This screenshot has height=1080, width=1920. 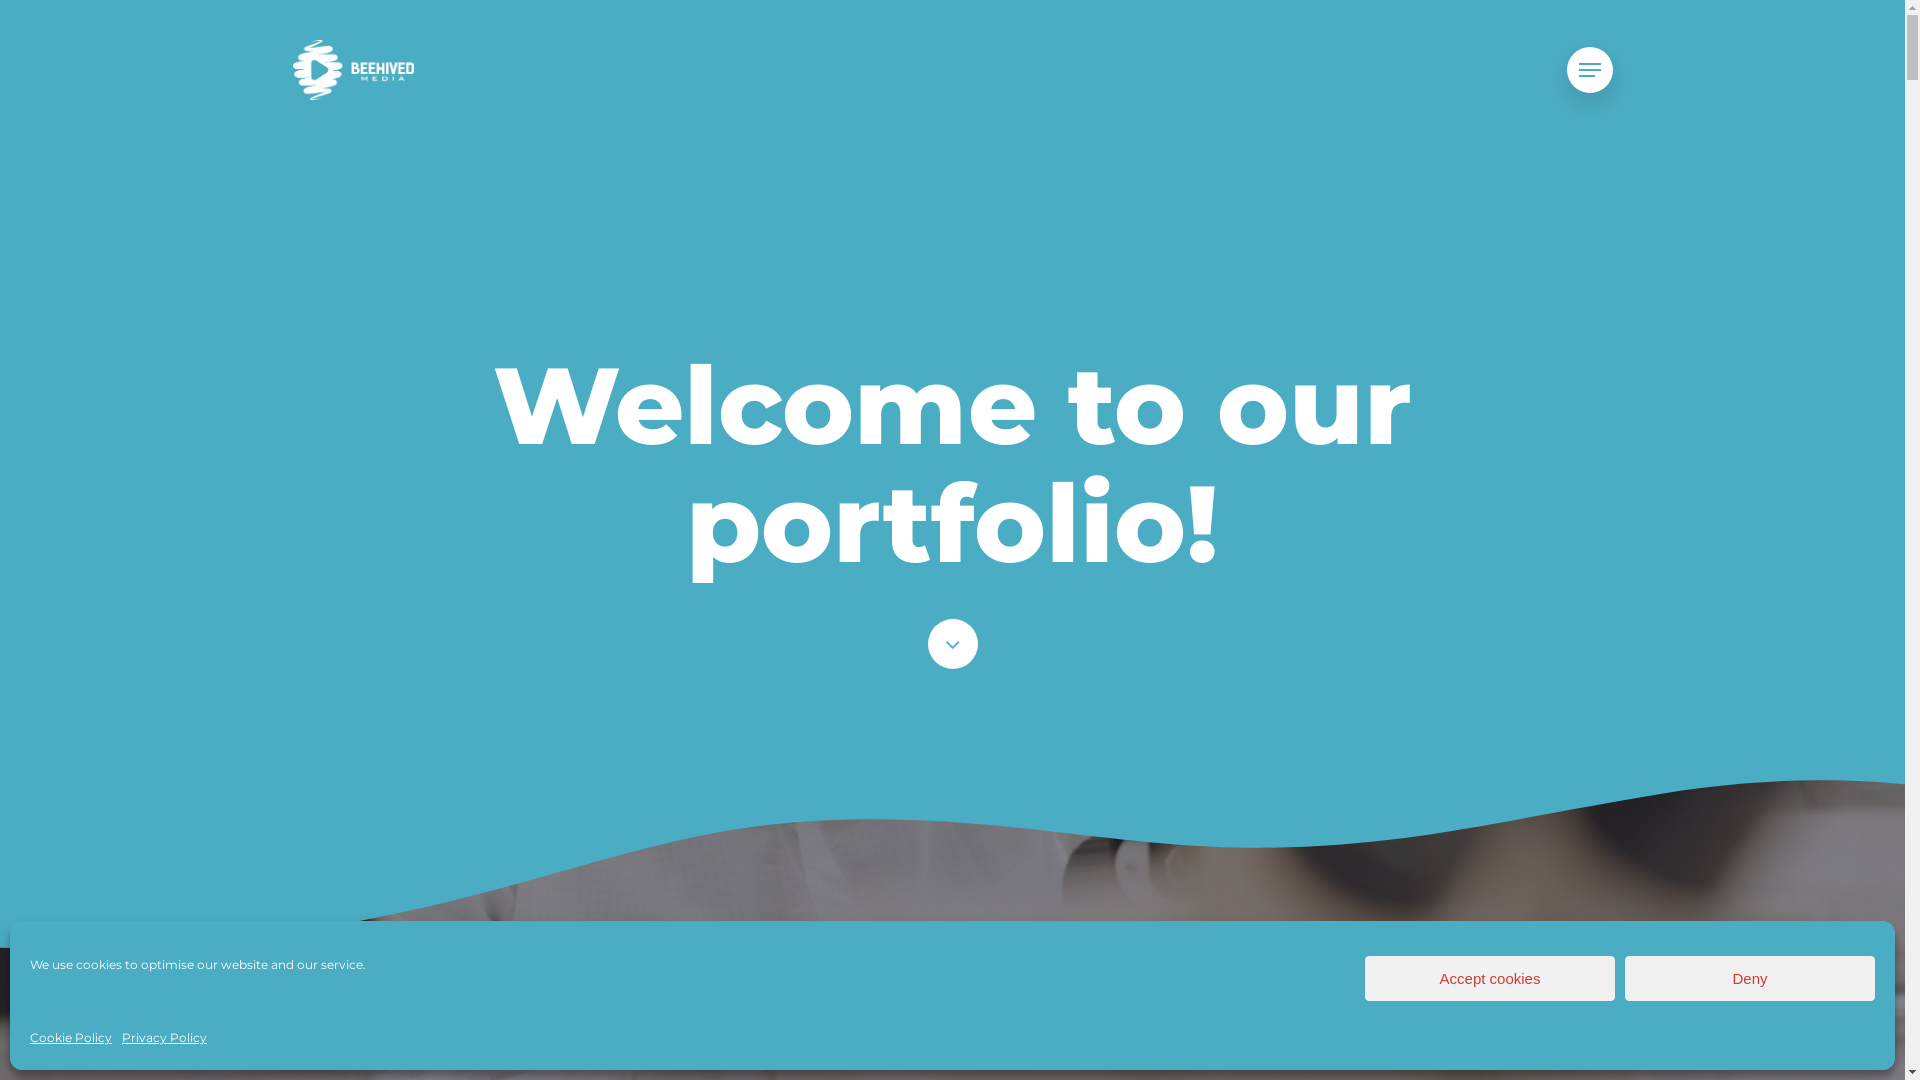 What do you see at coordinates (1564, 69) in the screenshot?
I see `'Menu'` at bounding box center [1564, 69].